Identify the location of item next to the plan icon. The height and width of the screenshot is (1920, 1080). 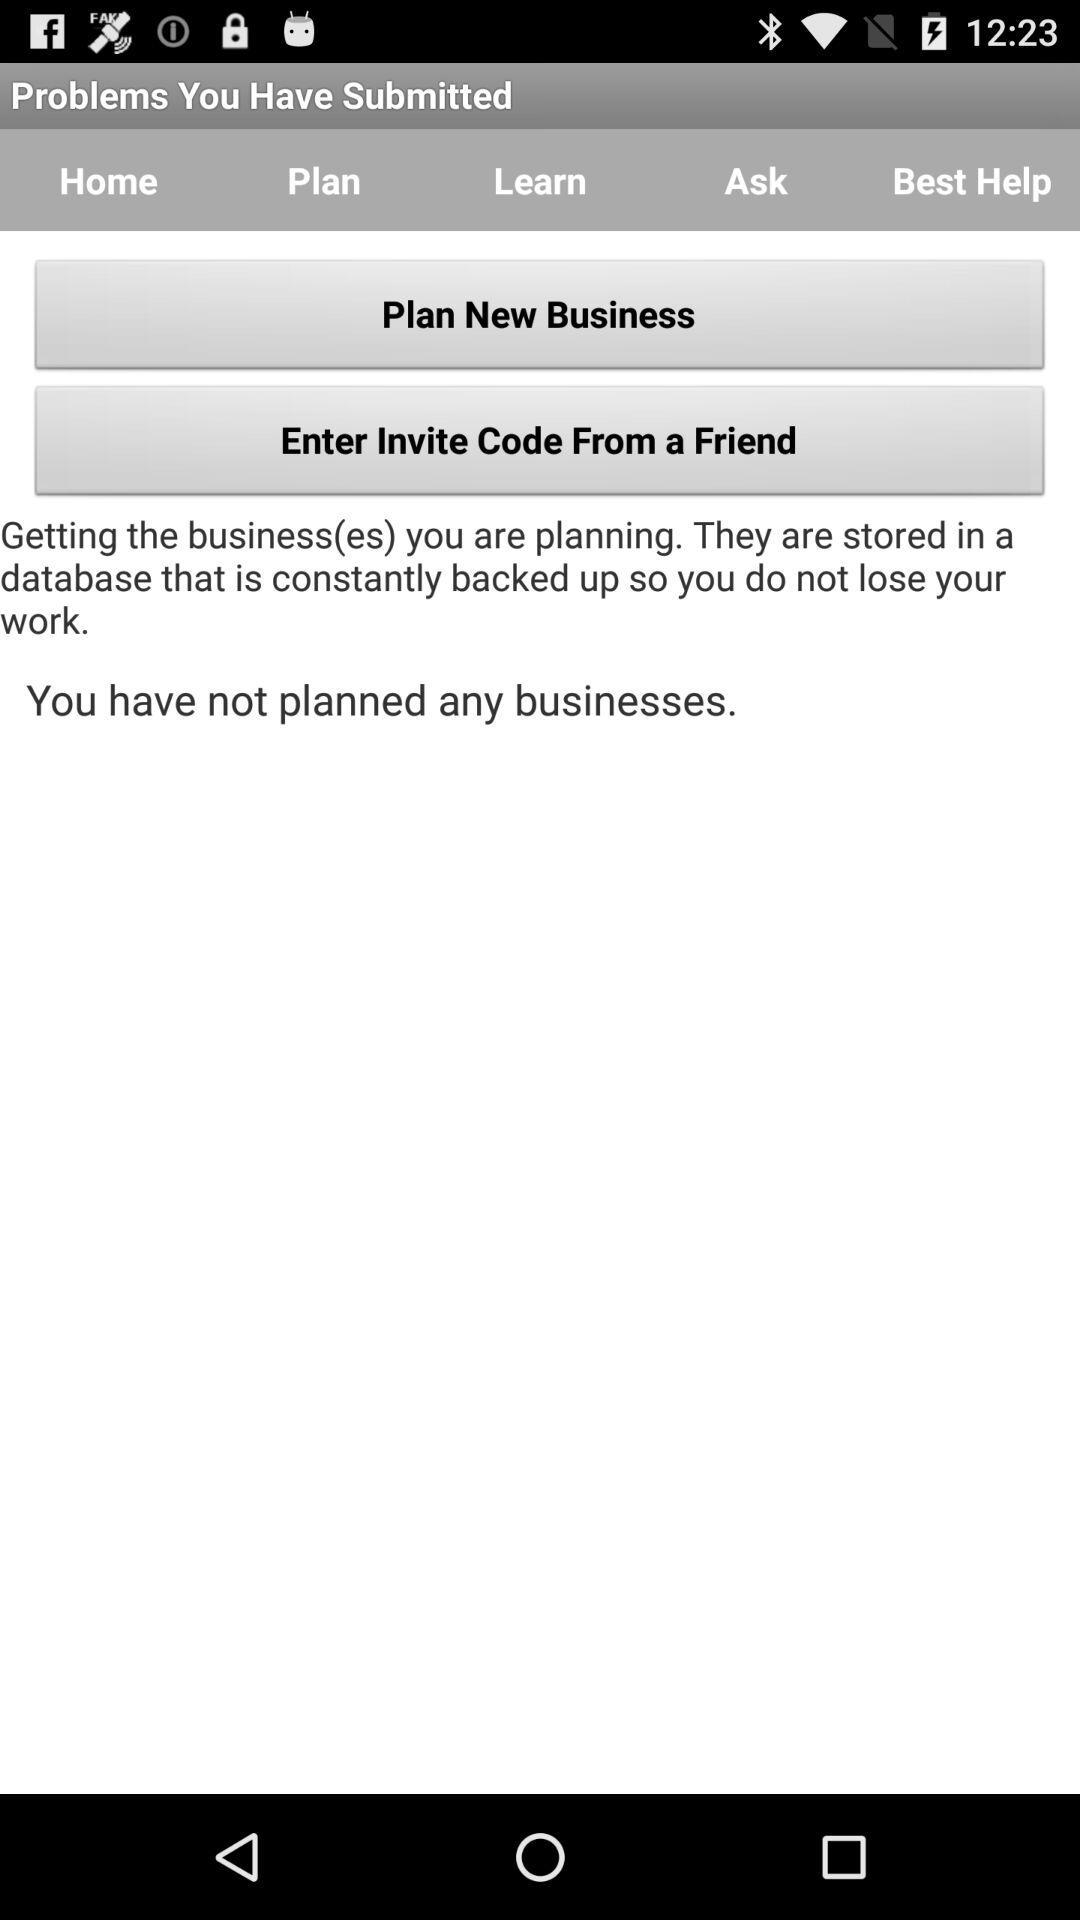
(540, 180).